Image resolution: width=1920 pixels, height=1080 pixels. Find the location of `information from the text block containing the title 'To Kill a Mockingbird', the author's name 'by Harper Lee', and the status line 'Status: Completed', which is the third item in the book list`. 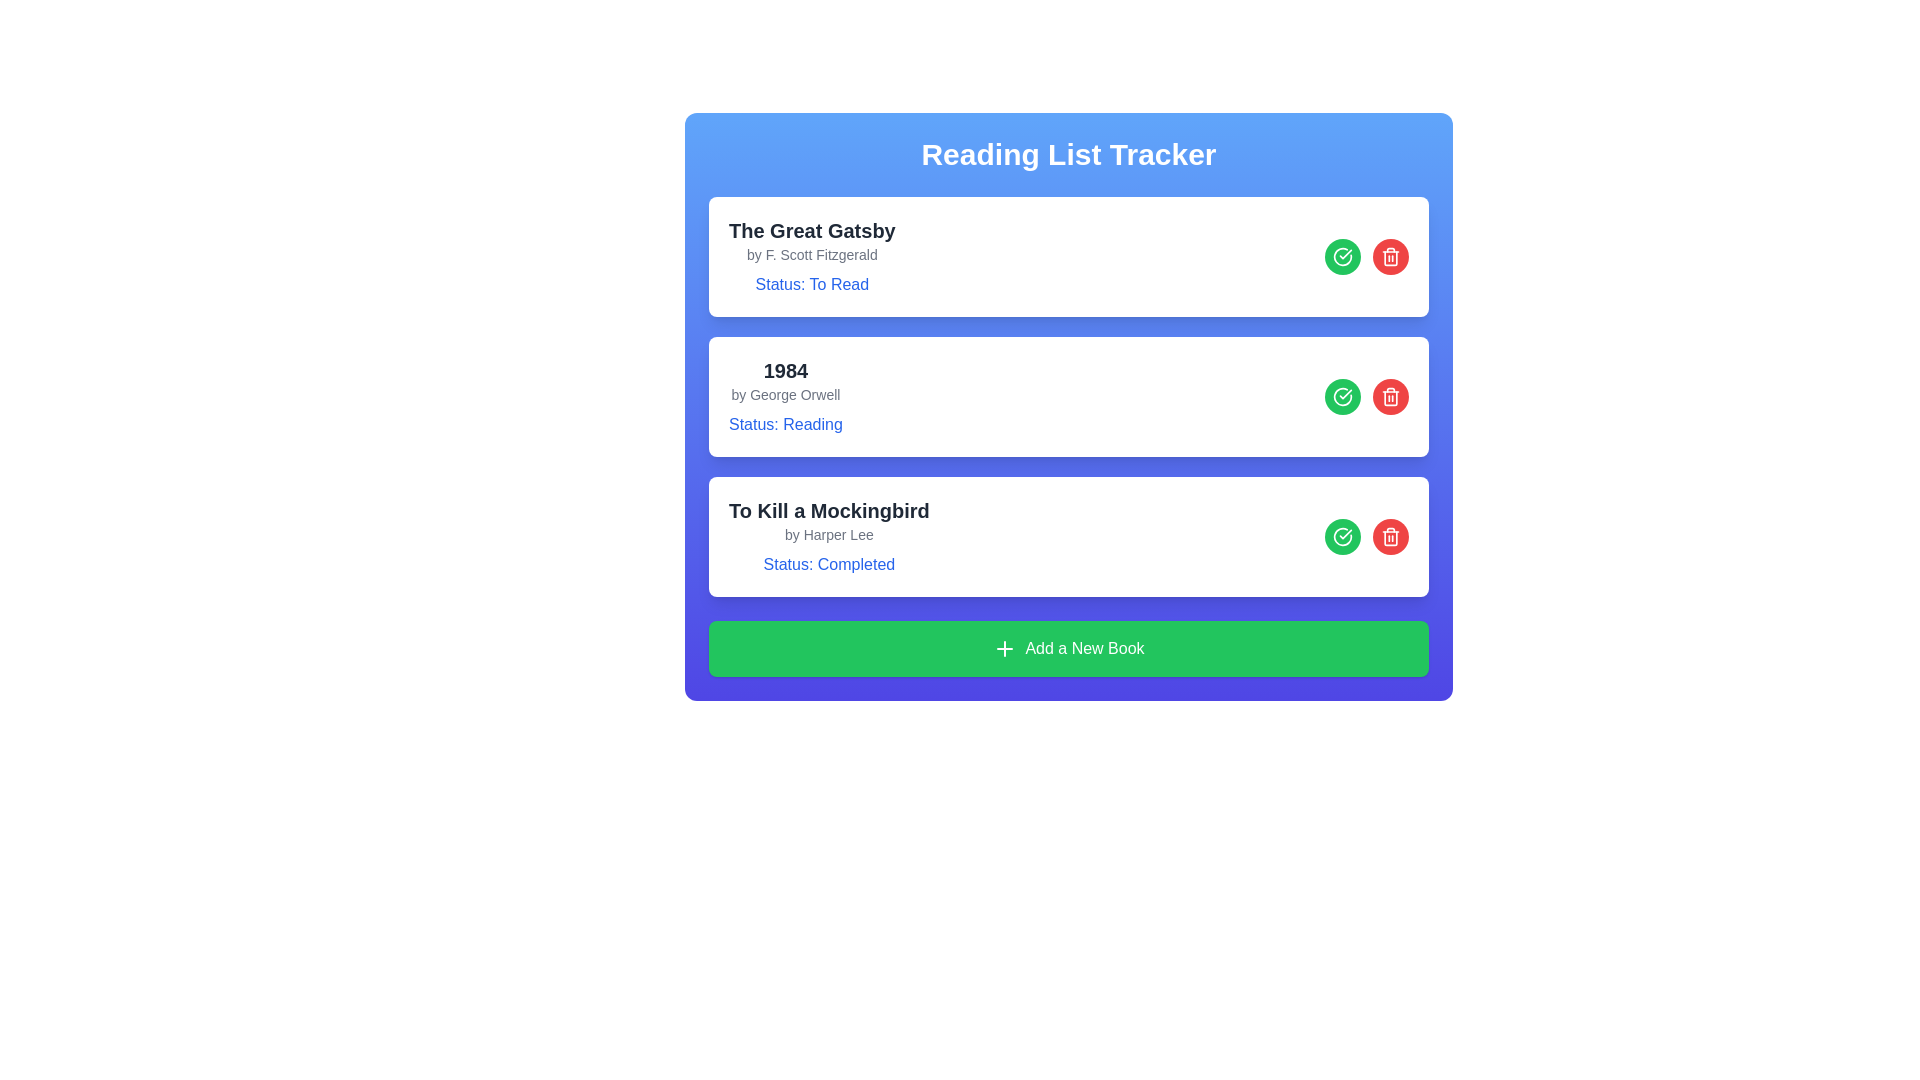

information from the text block containing the title 'To Kill a Mockingbird', the author's name 'by Harper Lee', and the status line 'Status: Completed', which is the third item in the book list is located at coordinates (829, 535).